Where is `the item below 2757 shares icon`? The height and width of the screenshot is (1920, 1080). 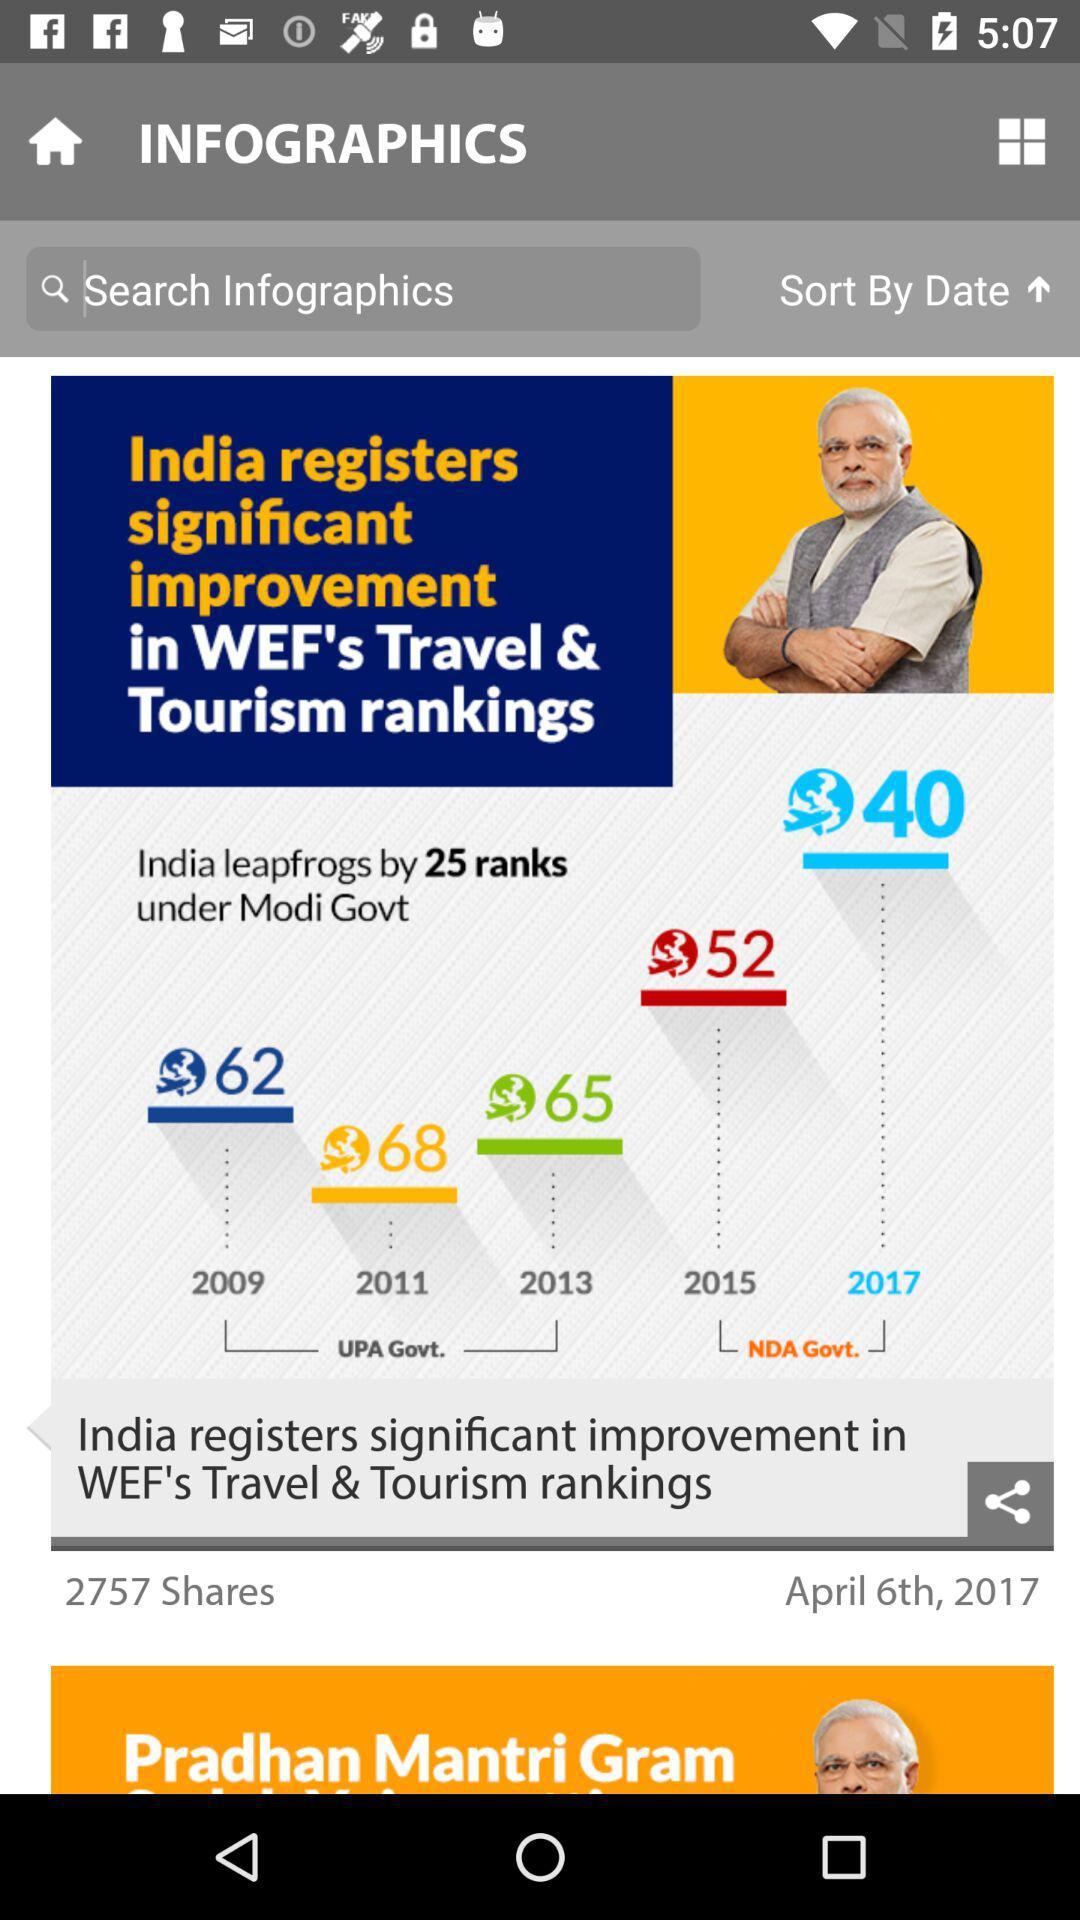 the item below 2757 shares icon is located at coordinates (540, 1638).